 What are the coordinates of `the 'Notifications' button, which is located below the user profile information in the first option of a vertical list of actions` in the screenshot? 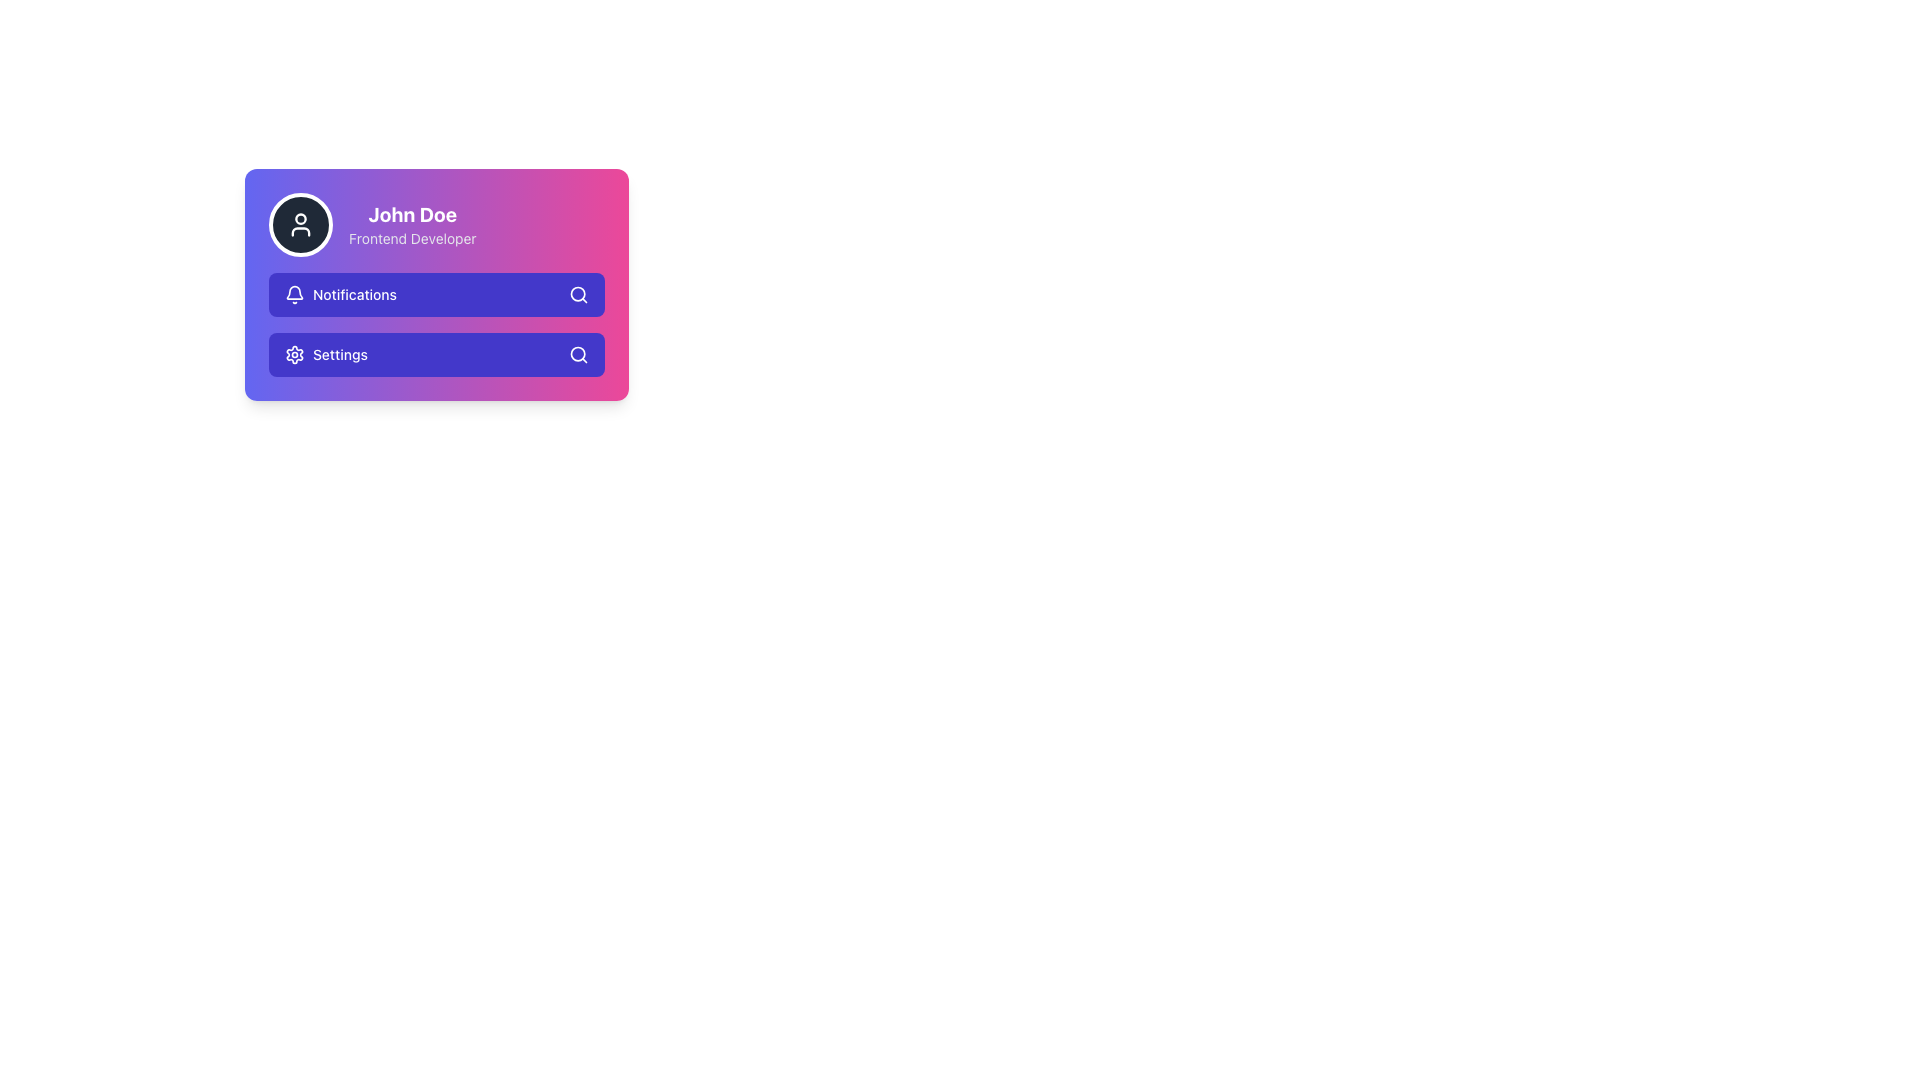 It's located at (340, 294).